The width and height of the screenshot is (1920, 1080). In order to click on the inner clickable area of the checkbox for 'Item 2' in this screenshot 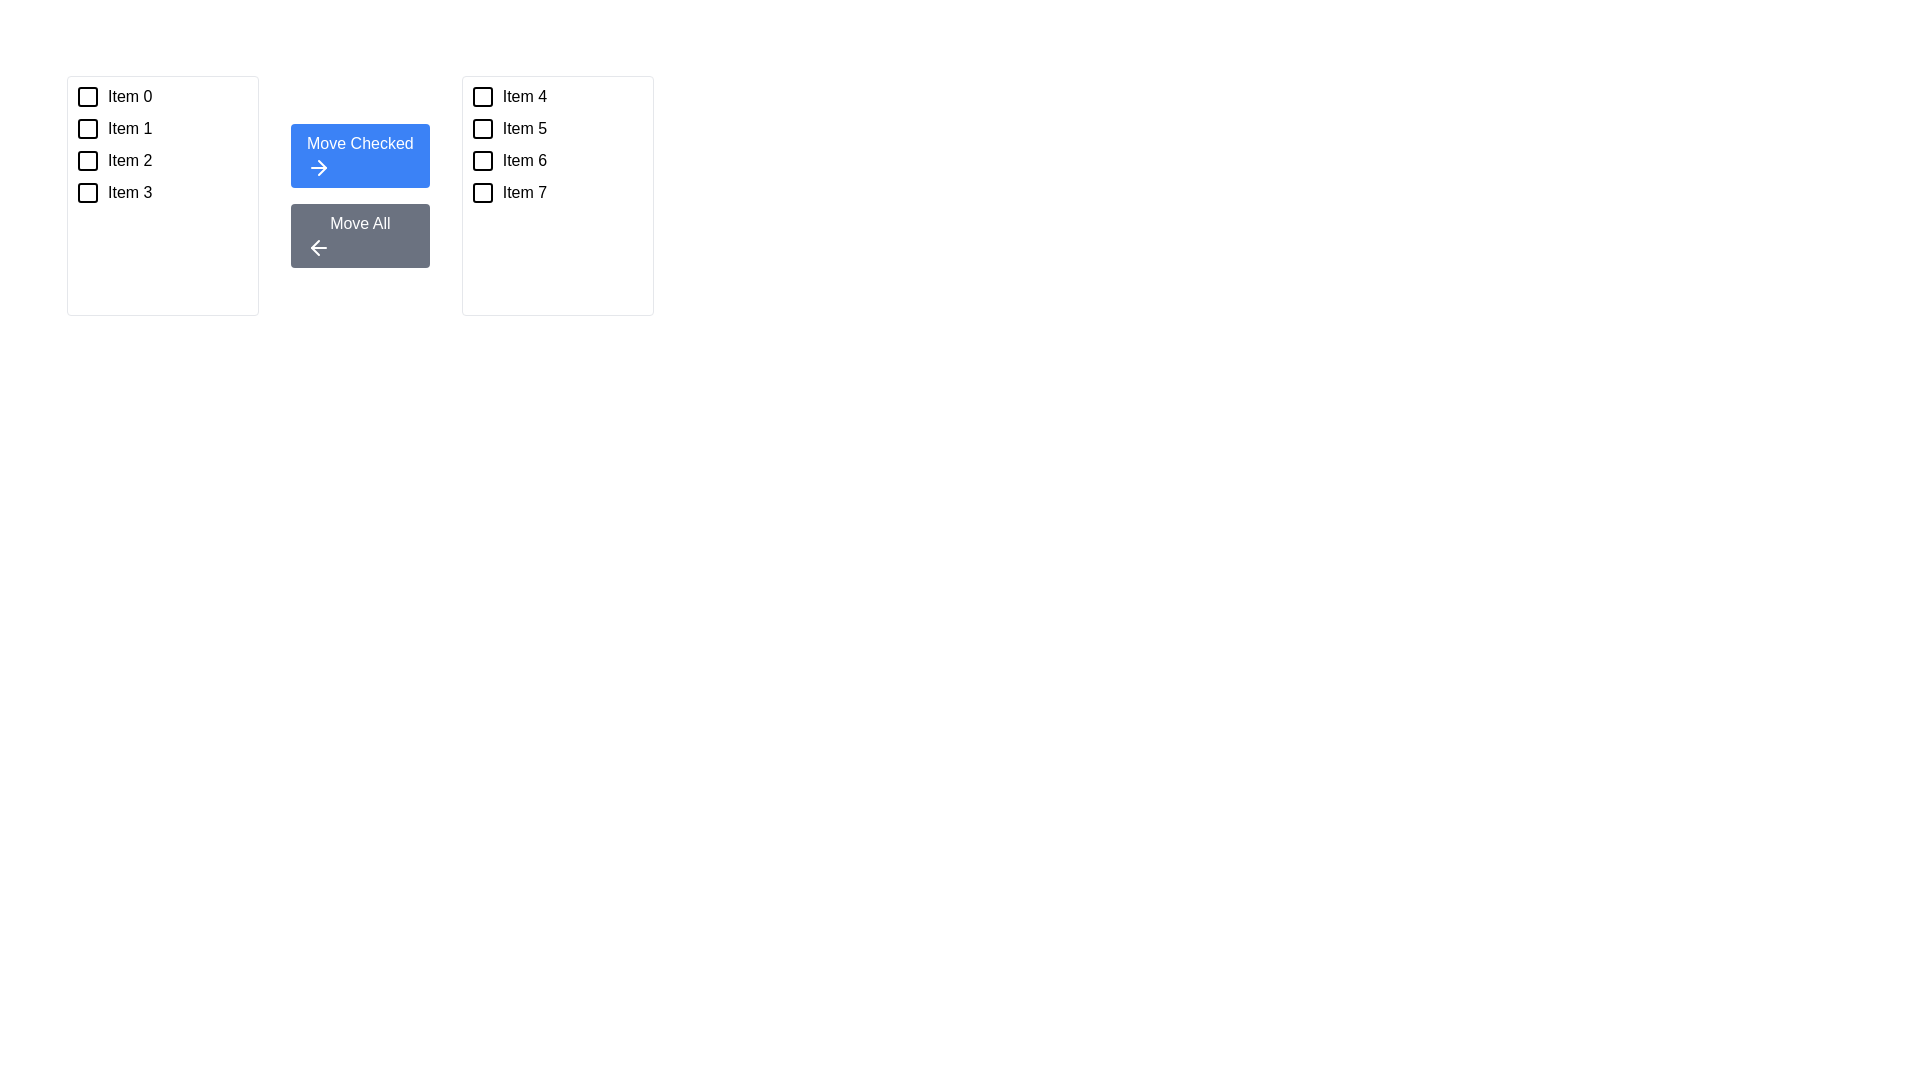, I will do `click(86, 160)`.